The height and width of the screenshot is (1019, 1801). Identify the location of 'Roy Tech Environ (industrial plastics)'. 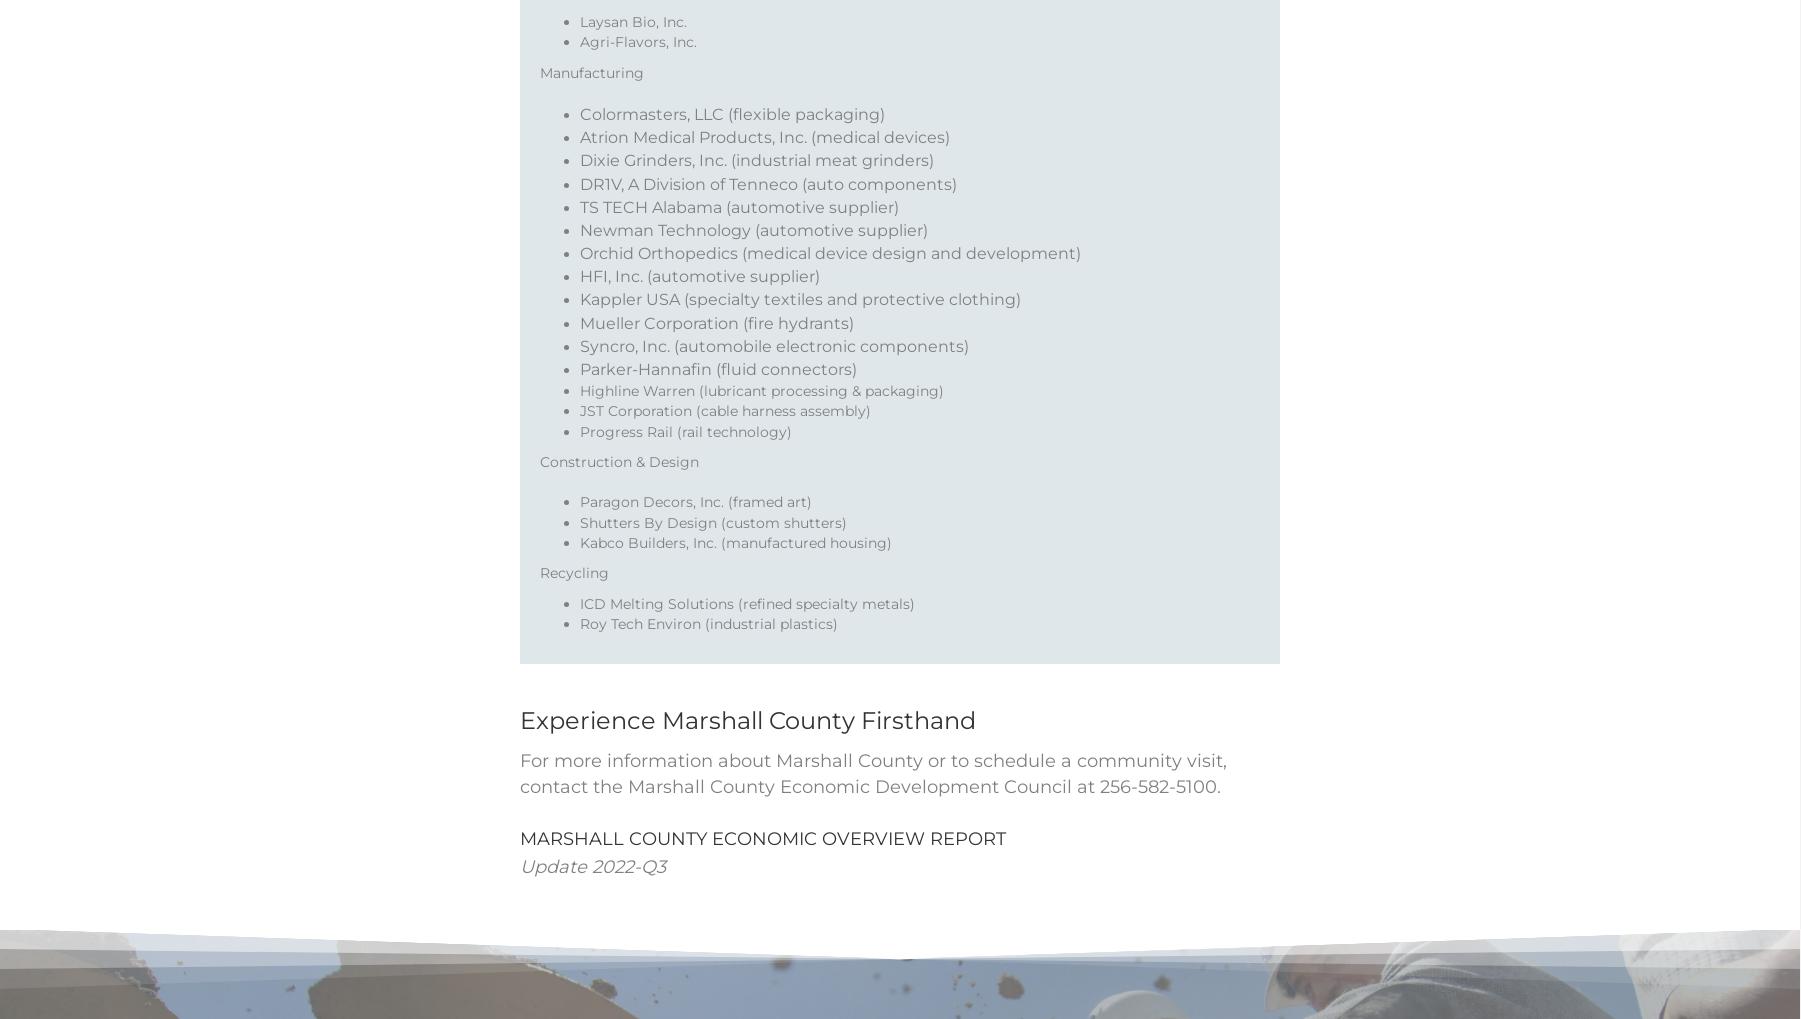
(709, 649).